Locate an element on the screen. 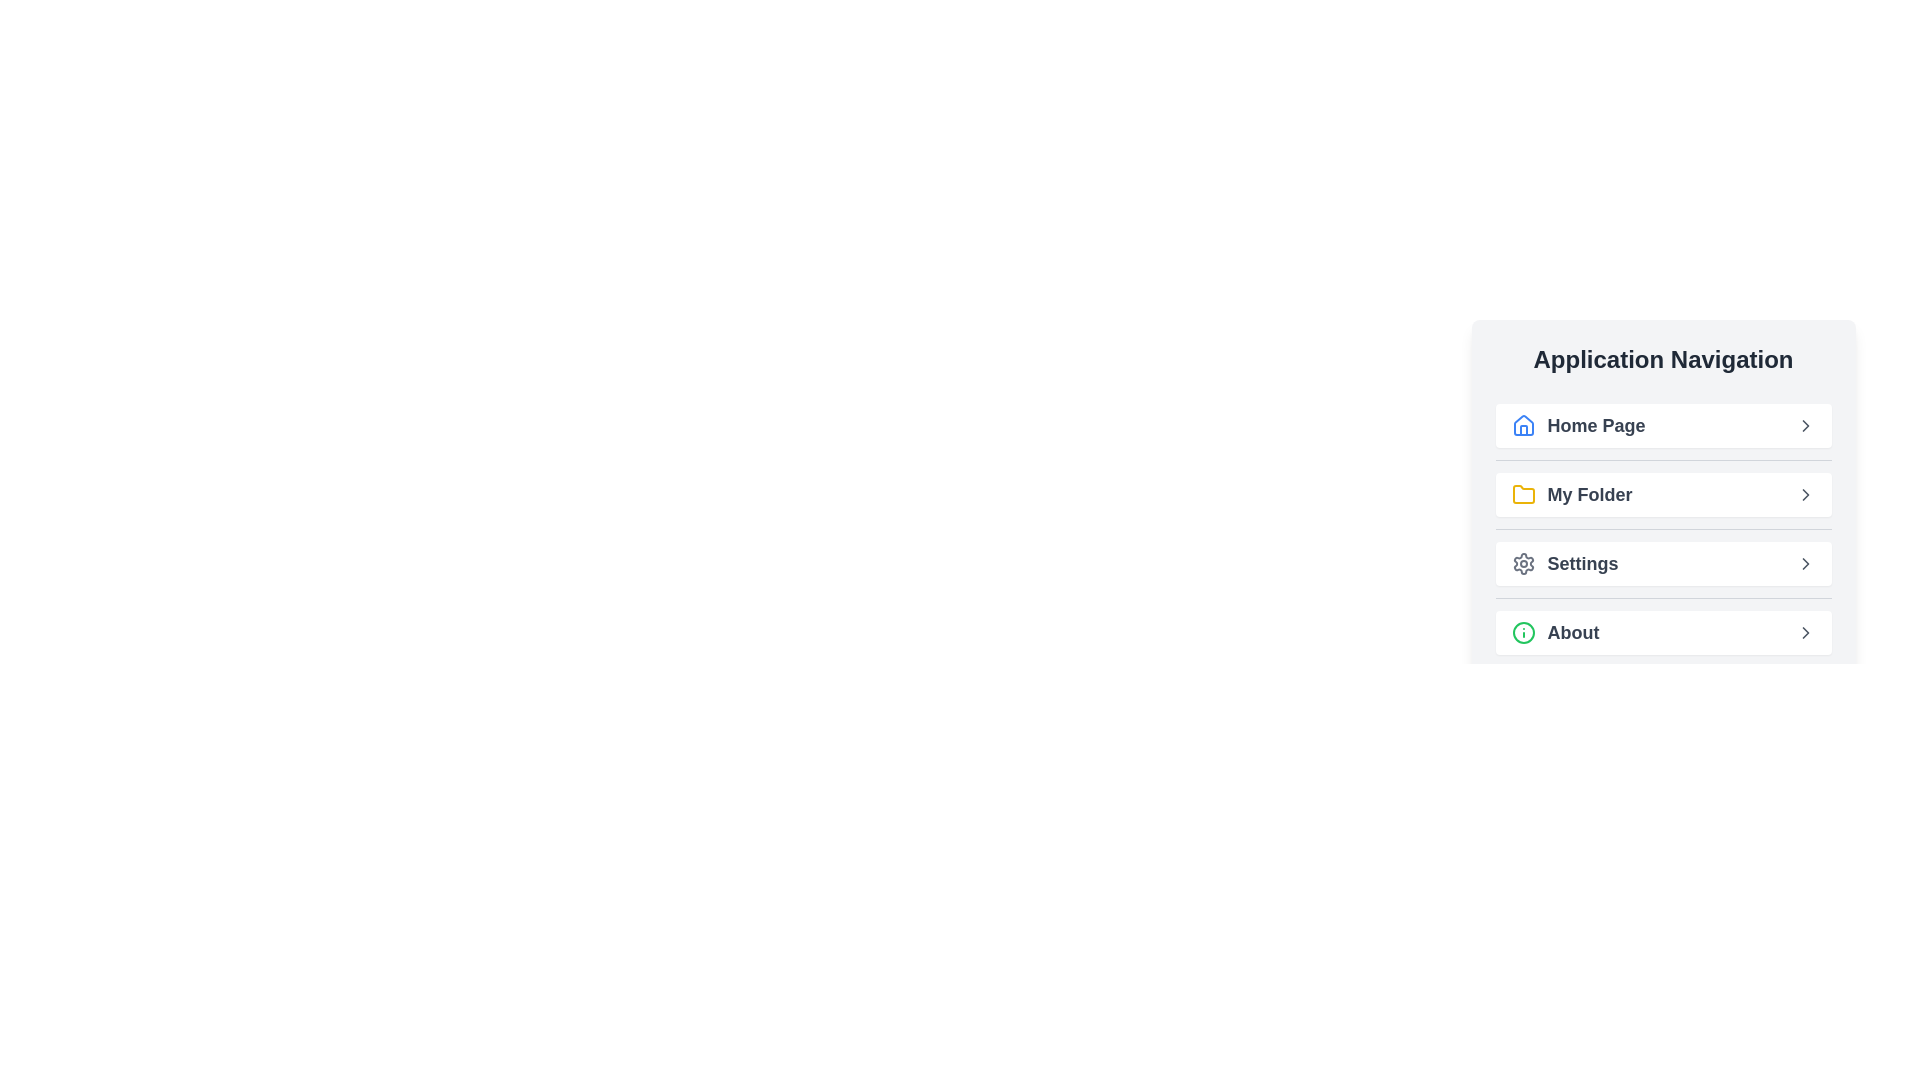 Image resolution: width=1920 pixels, height=1080 pixels. the 'Settings' menu item in the vertical navigation menu is located at coordinates (1663, 563).